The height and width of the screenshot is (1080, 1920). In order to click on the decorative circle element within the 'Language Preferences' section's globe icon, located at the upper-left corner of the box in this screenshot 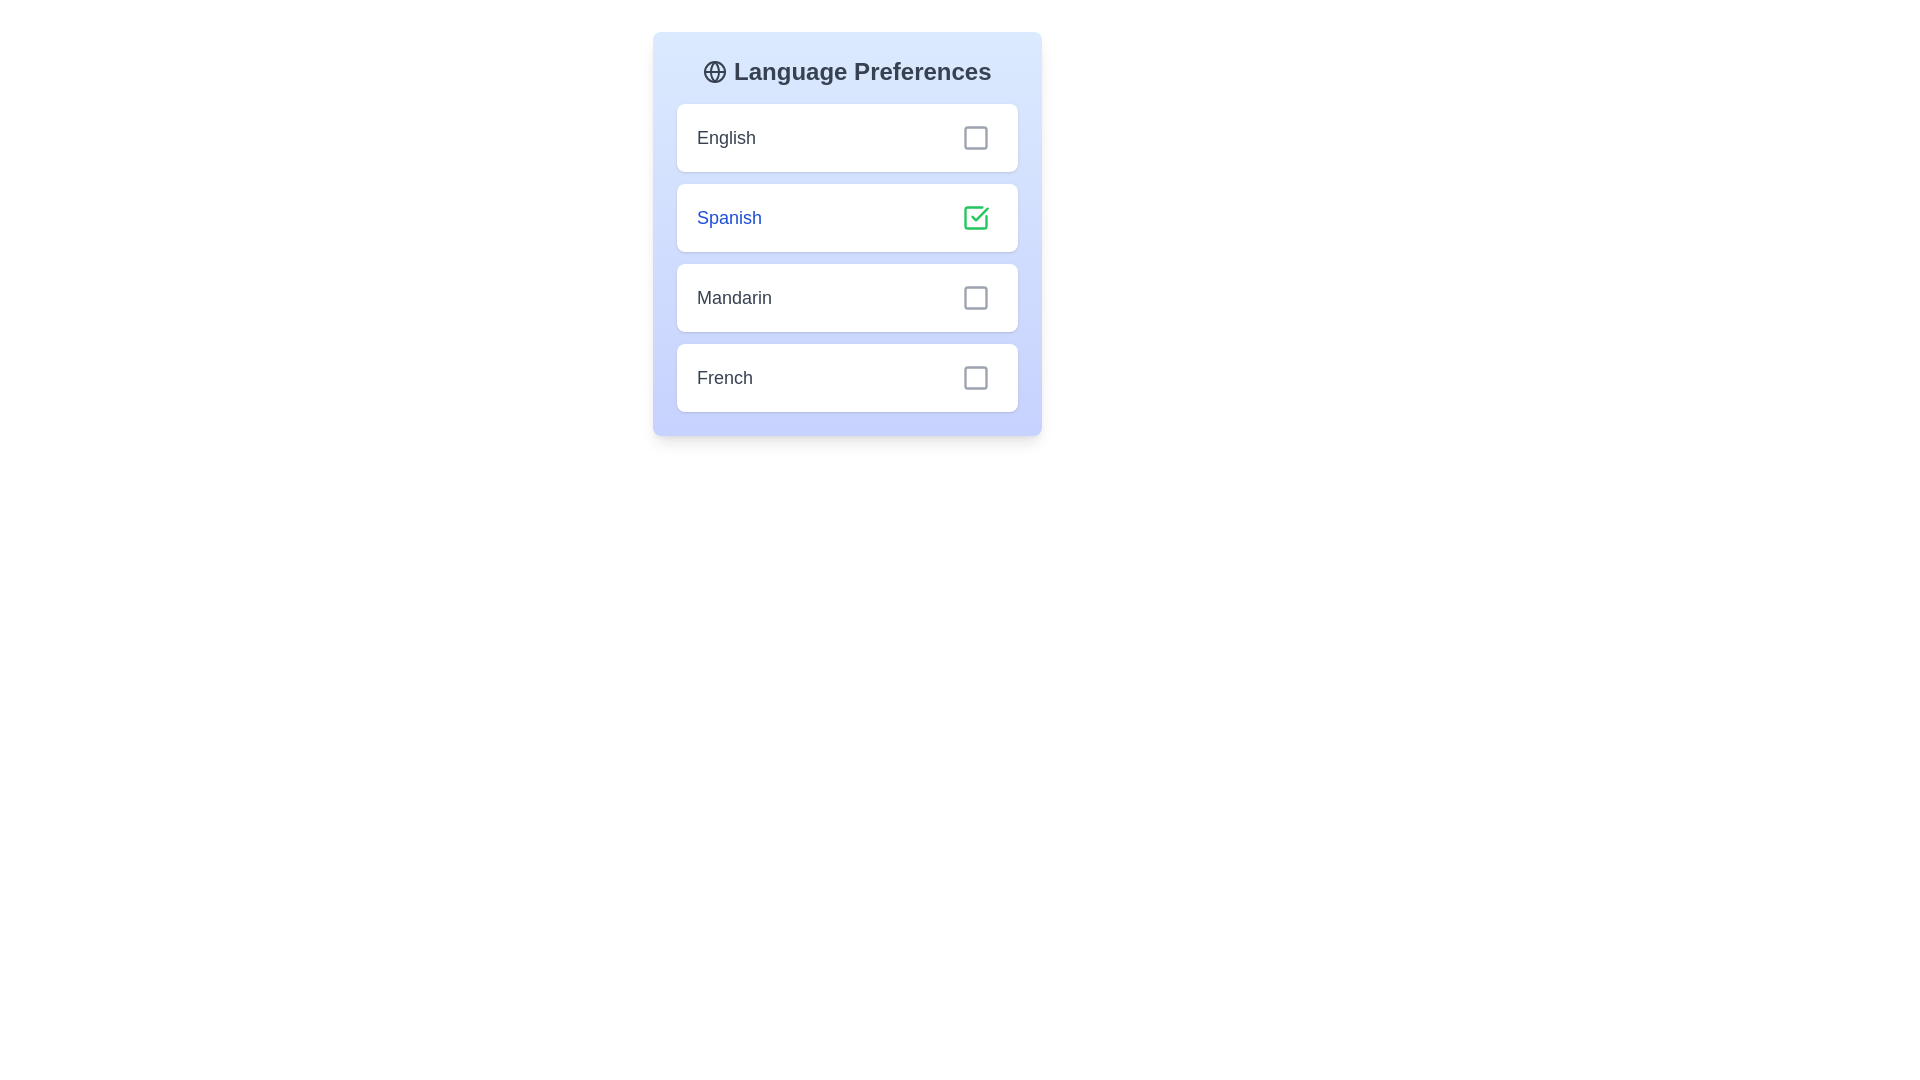, I will do `click(715, 70)`.